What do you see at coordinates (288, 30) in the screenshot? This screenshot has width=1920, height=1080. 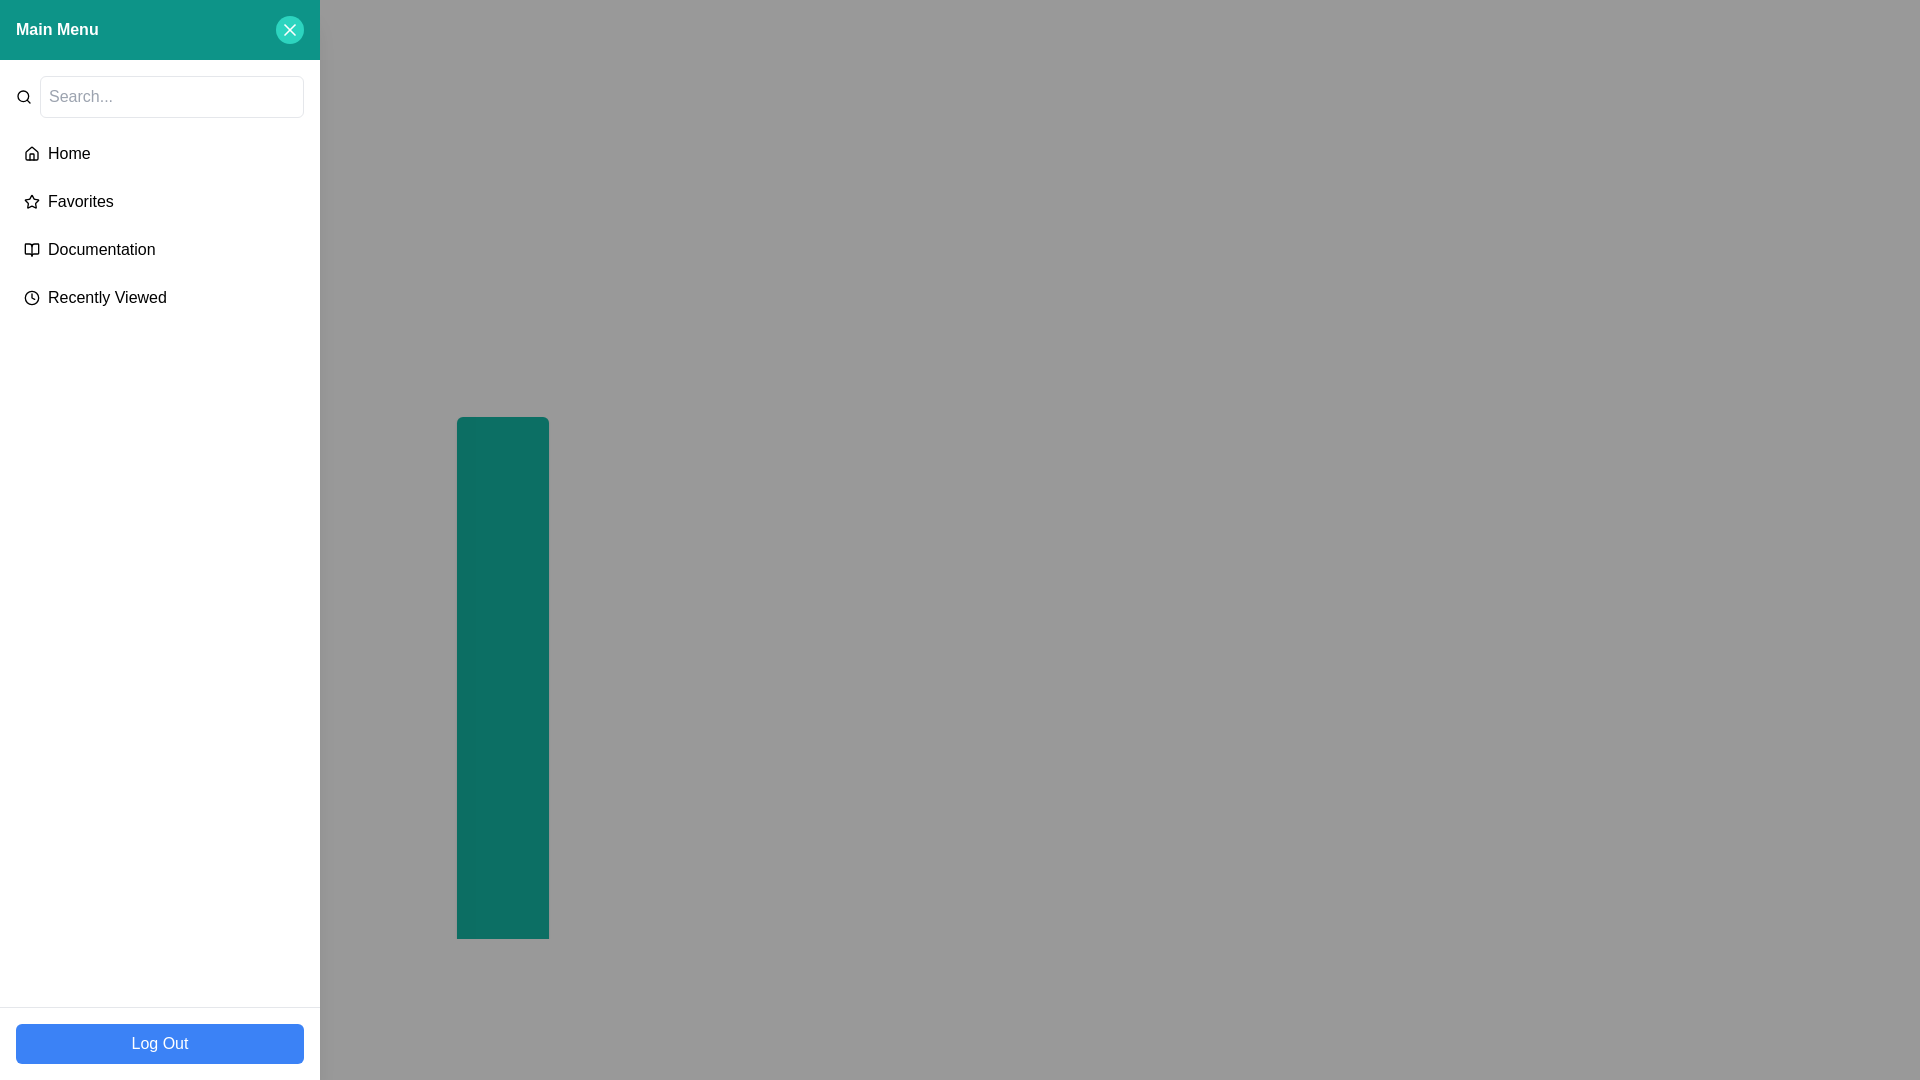 I see `the 'X' icon in the top-left corner of the navigation bar` at bounding box center [288, 30].